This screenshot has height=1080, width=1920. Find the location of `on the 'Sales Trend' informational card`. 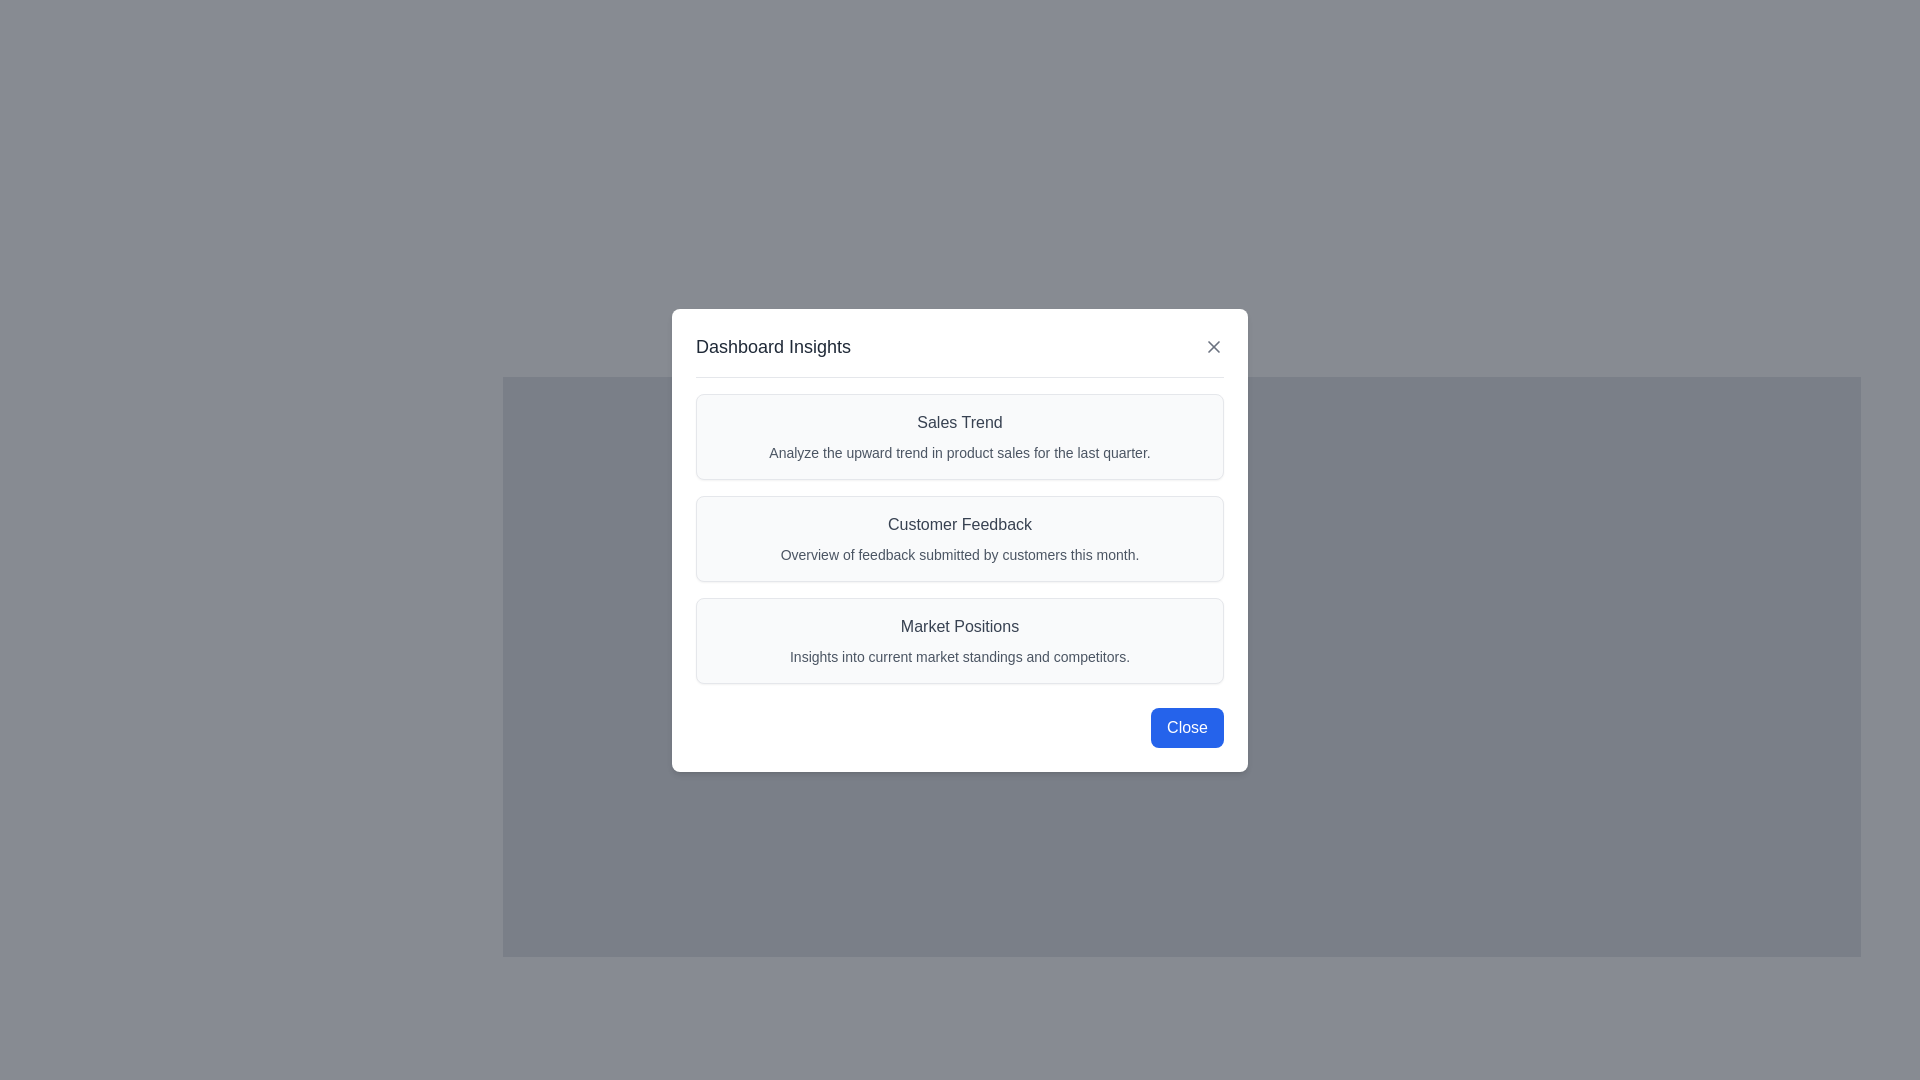

on the 'Sales Trend' informational card is located at coordinates (960, 434).